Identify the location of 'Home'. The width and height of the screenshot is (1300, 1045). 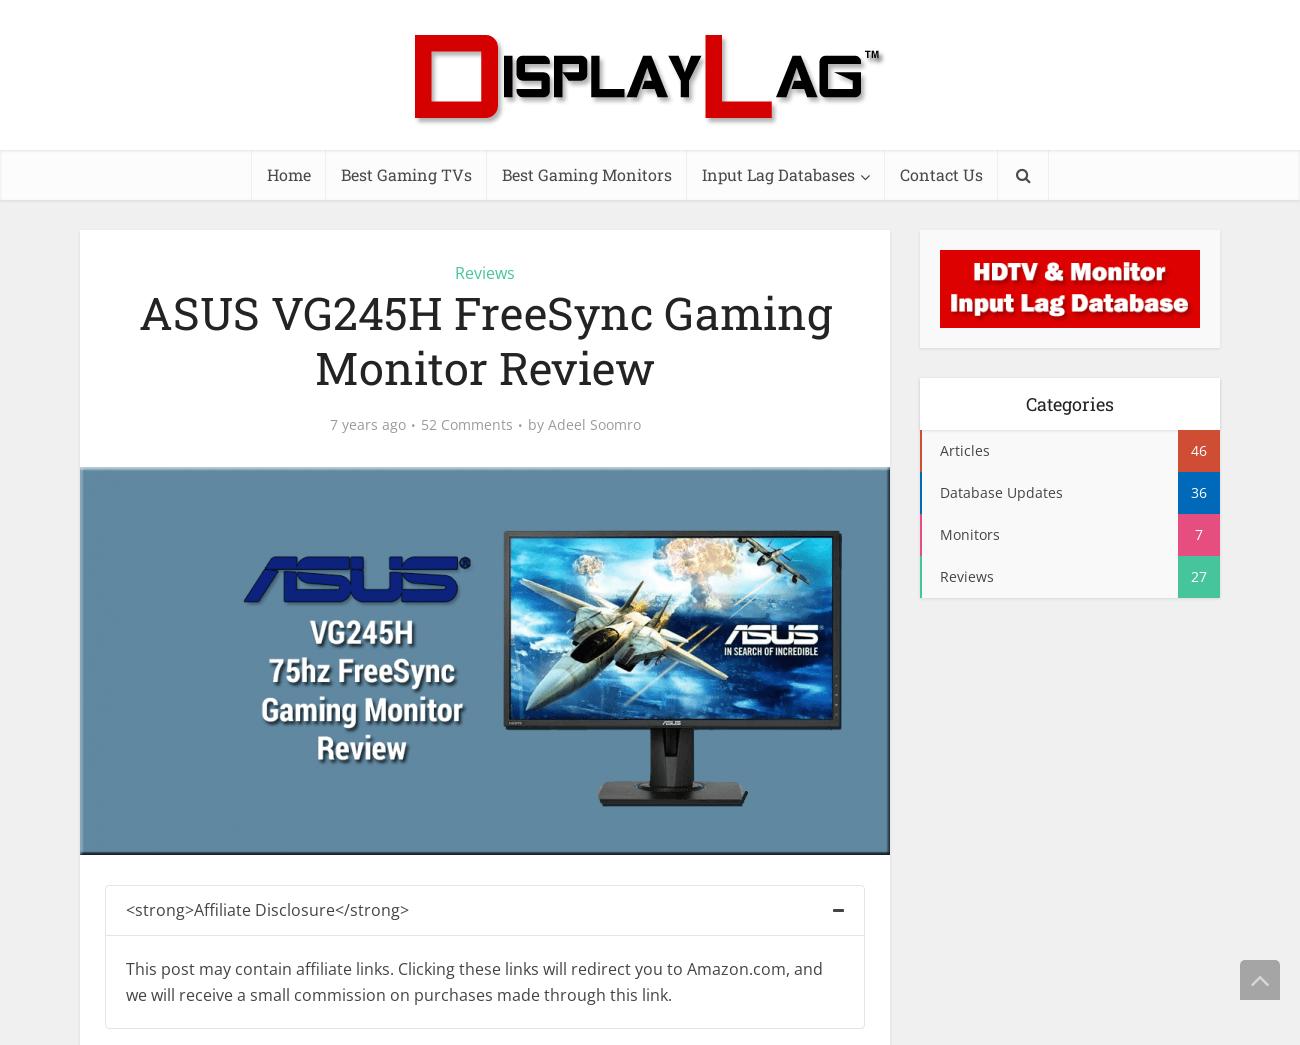
(288, 173).